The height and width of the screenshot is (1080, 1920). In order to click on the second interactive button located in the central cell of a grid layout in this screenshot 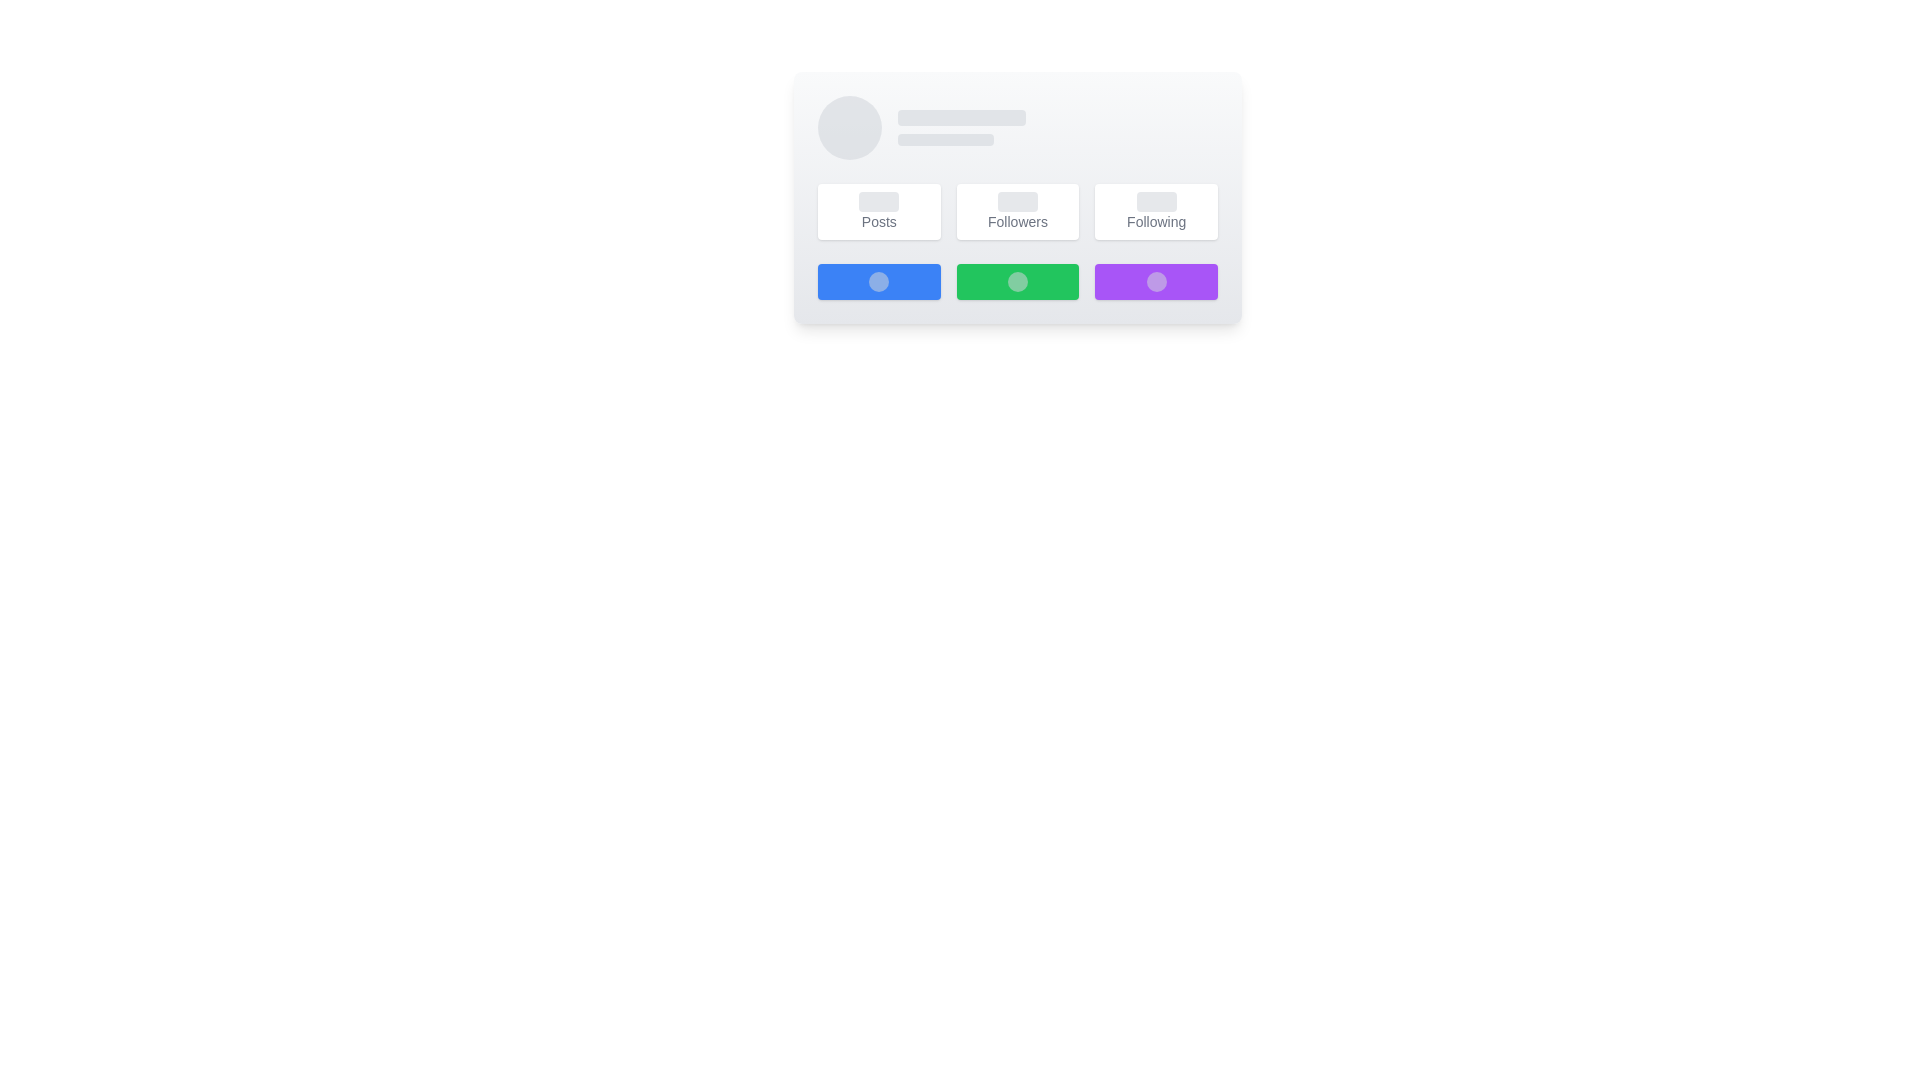, I will do `click(1017, 281)`.